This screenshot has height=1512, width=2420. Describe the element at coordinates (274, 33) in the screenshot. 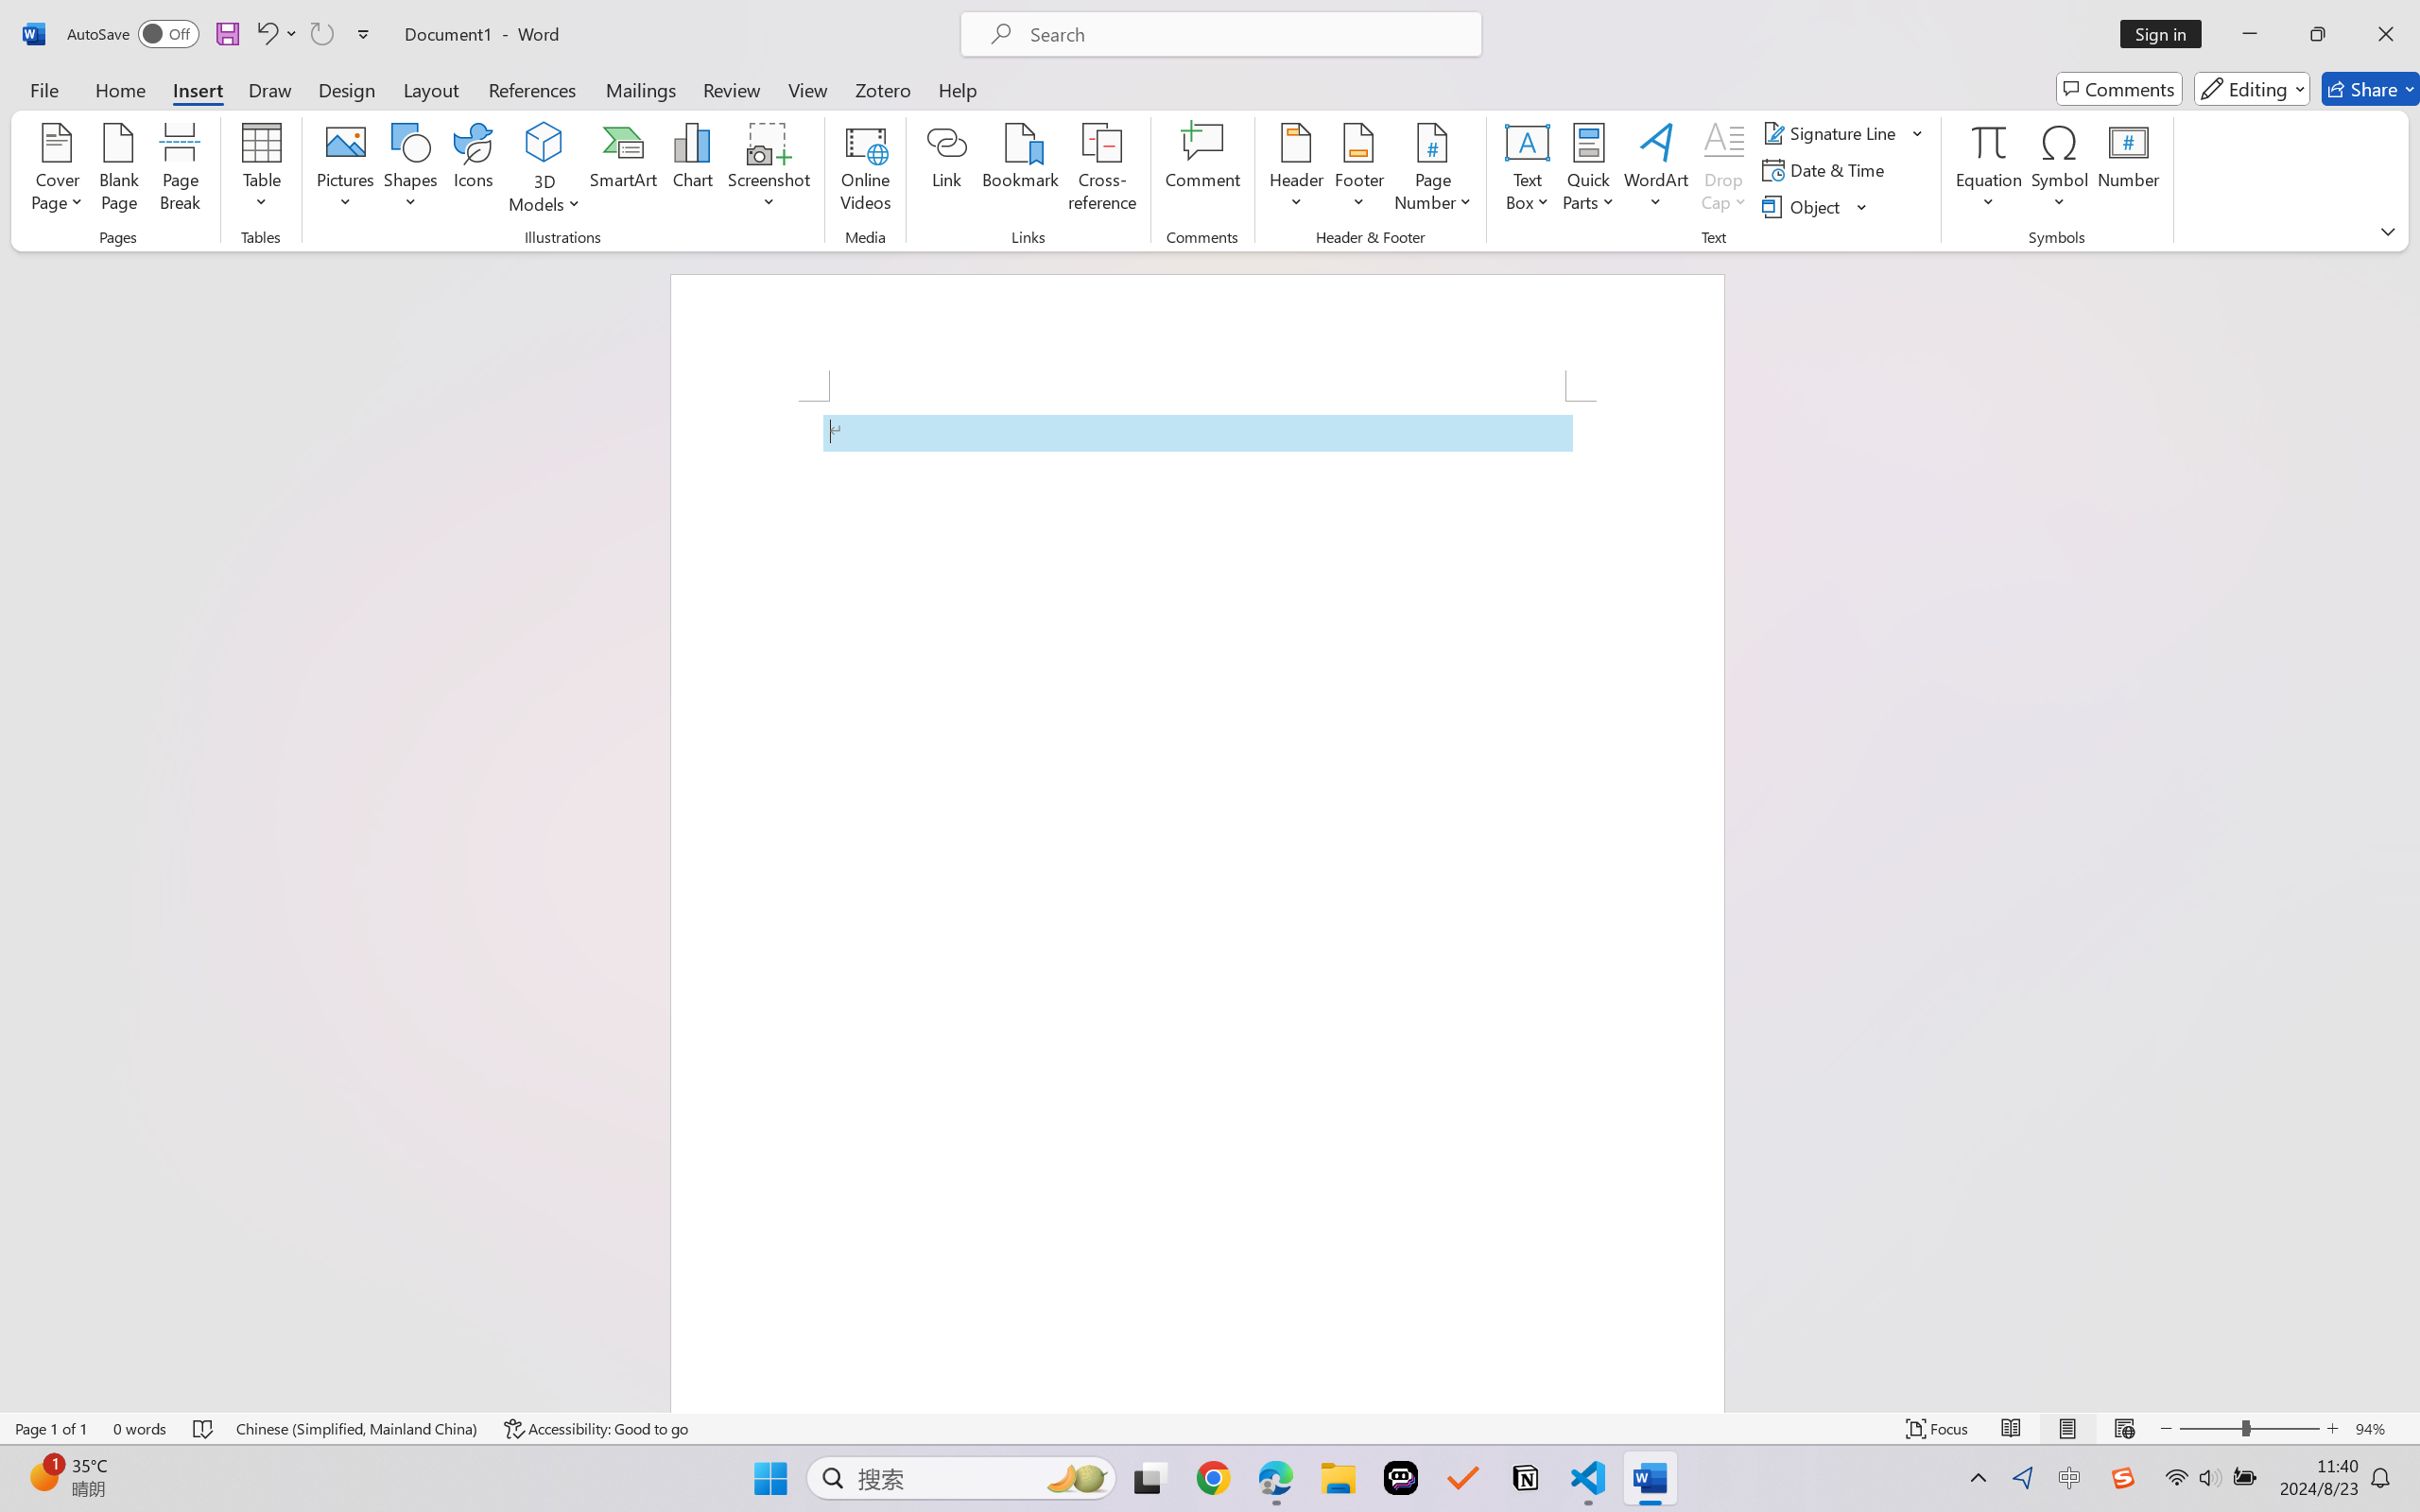

I see `'Undo Apply Quick Style'` at that location.